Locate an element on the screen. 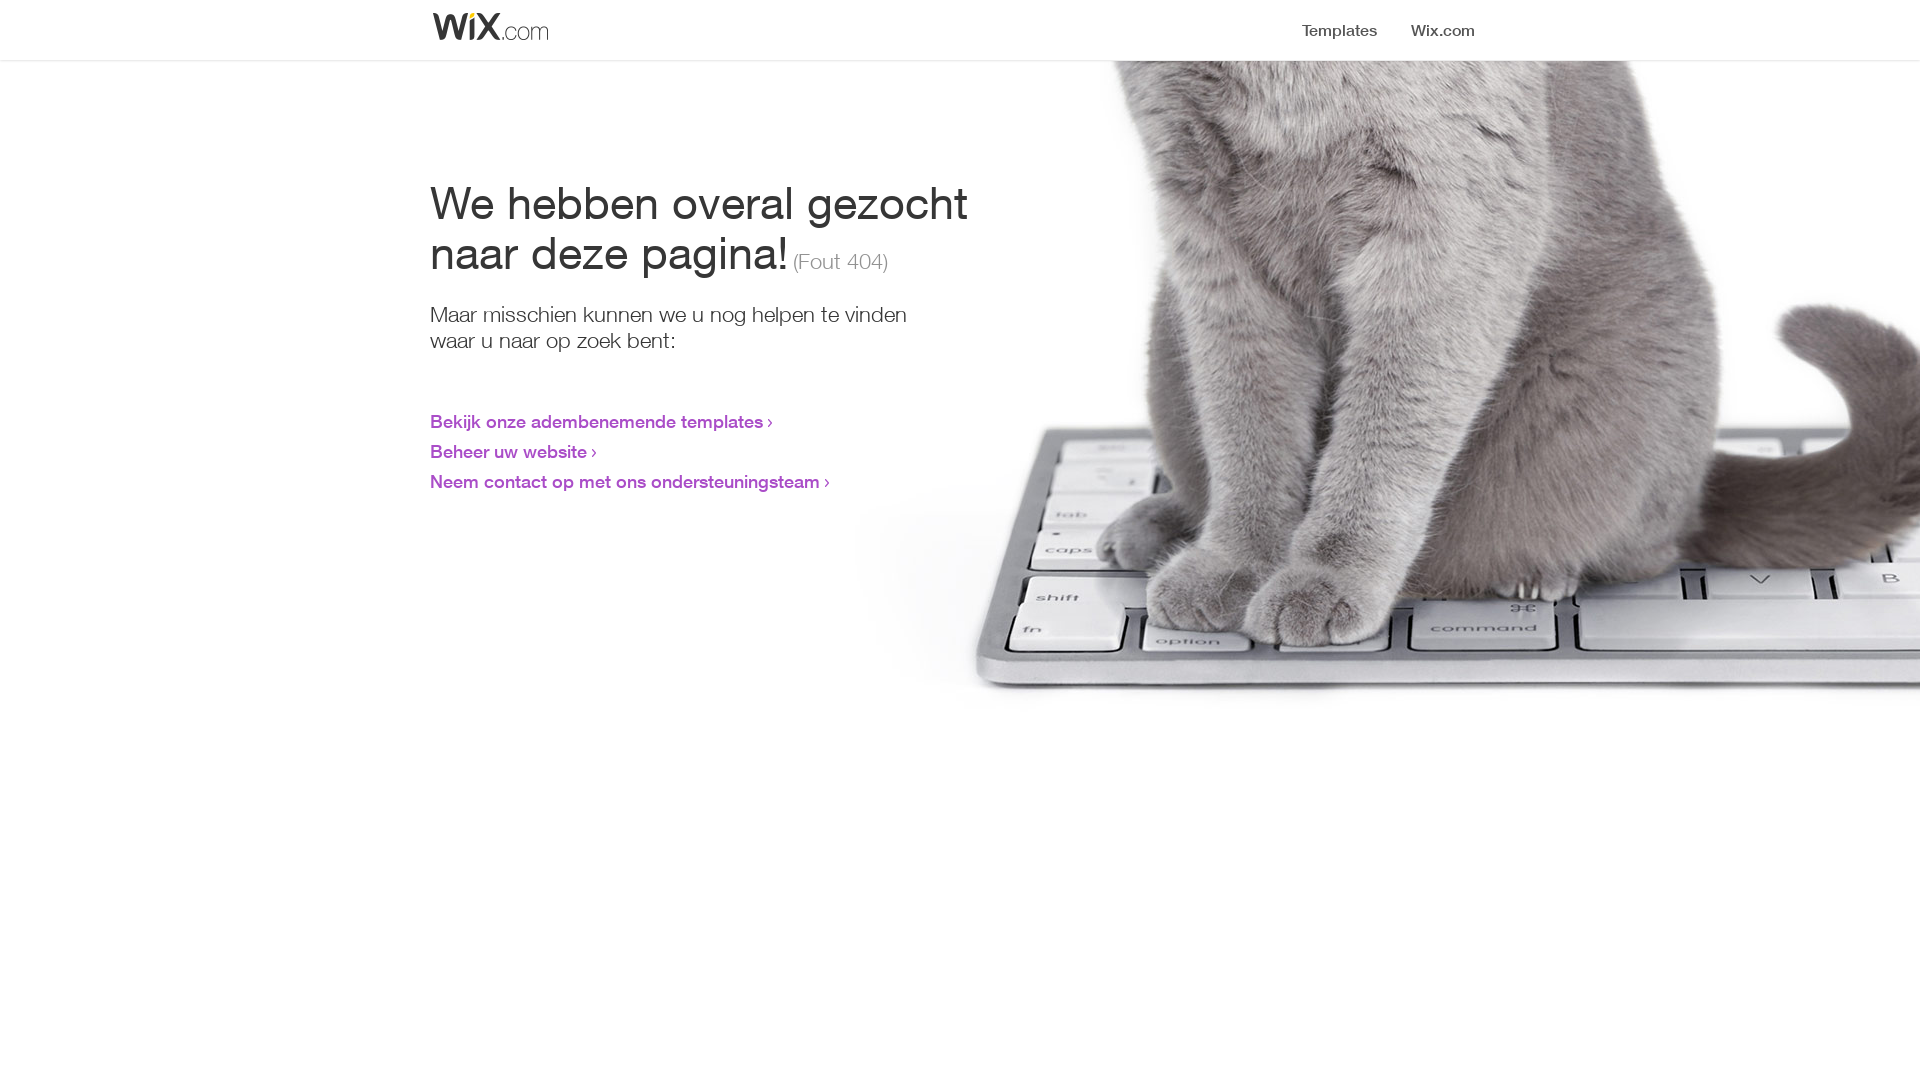 The image size is (1920, 1080). 'Neem contact op met ons ondersteuningsteam' is located at coordinates (429, 481).